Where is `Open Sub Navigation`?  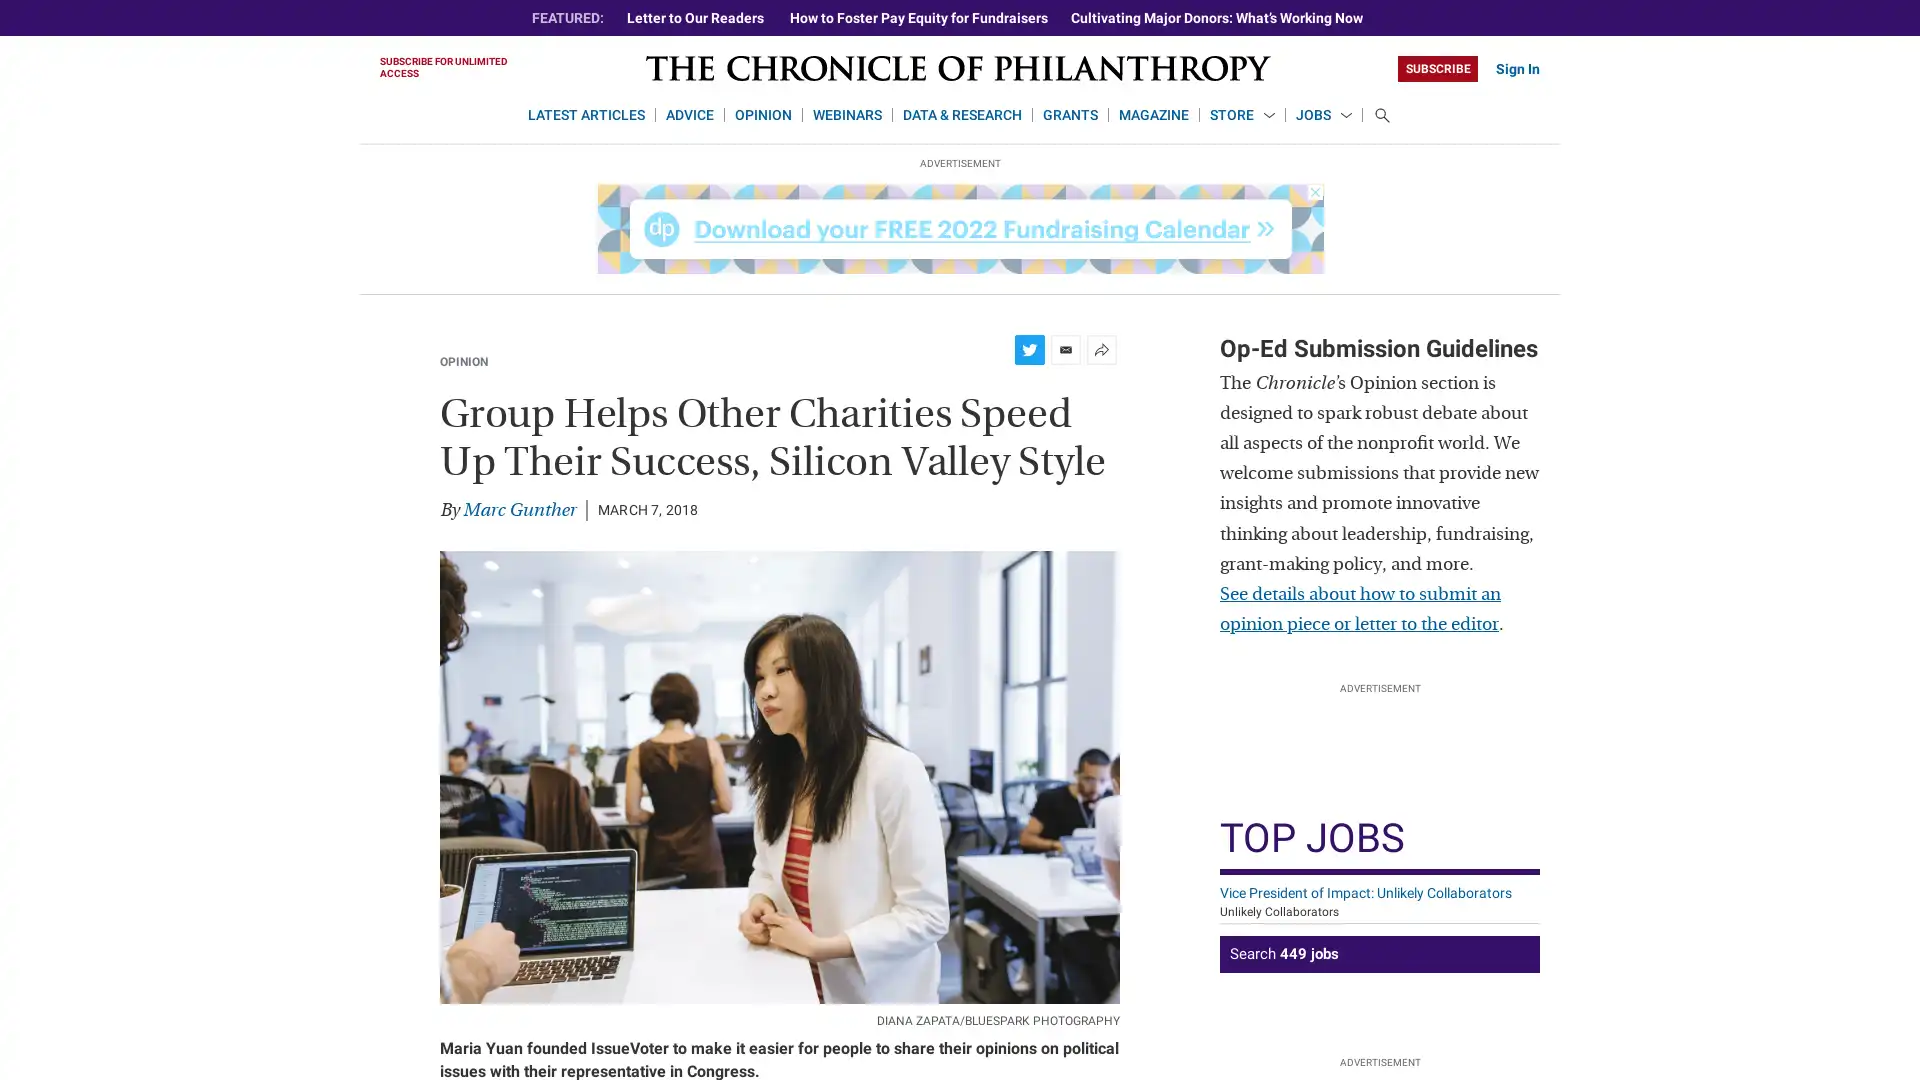
Open Sub Navigation is located at coordinates (1345, 116).